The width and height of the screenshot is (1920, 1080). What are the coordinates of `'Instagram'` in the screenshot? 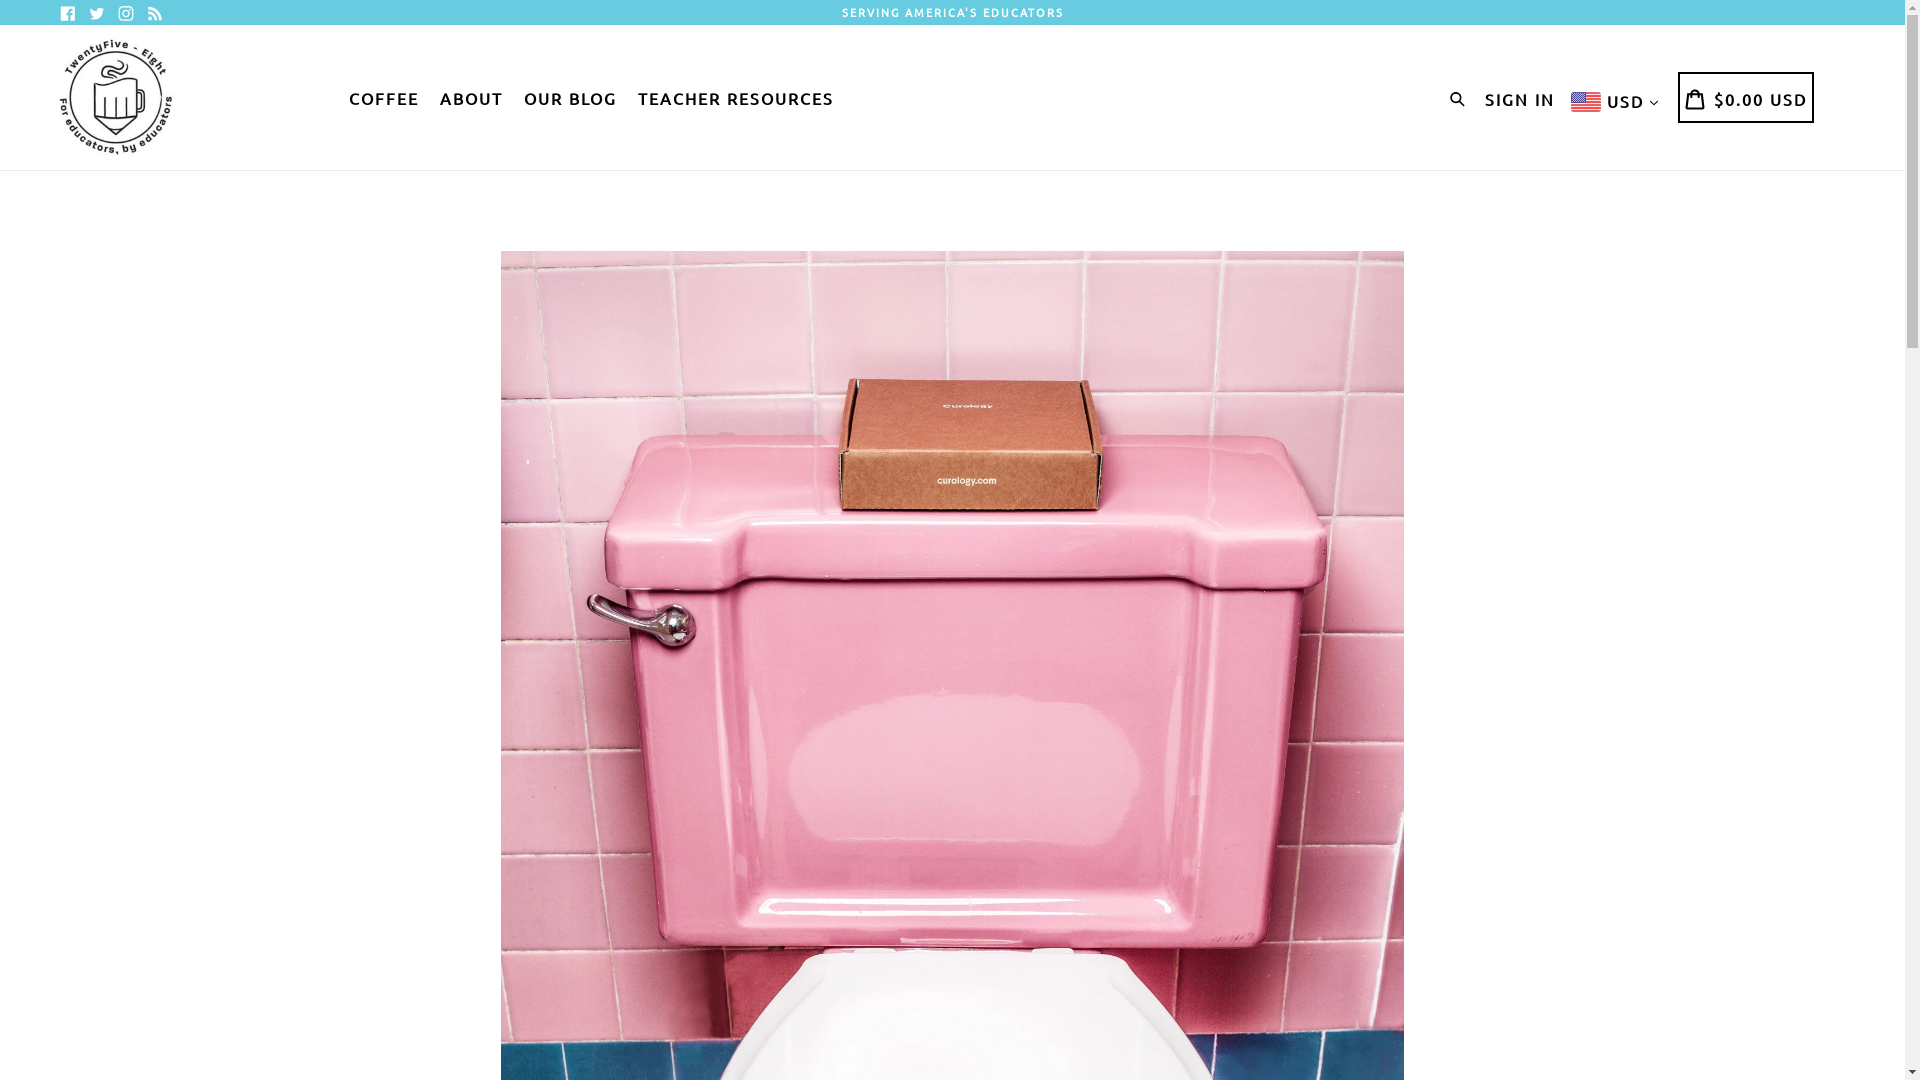 It's located at (124, 13).